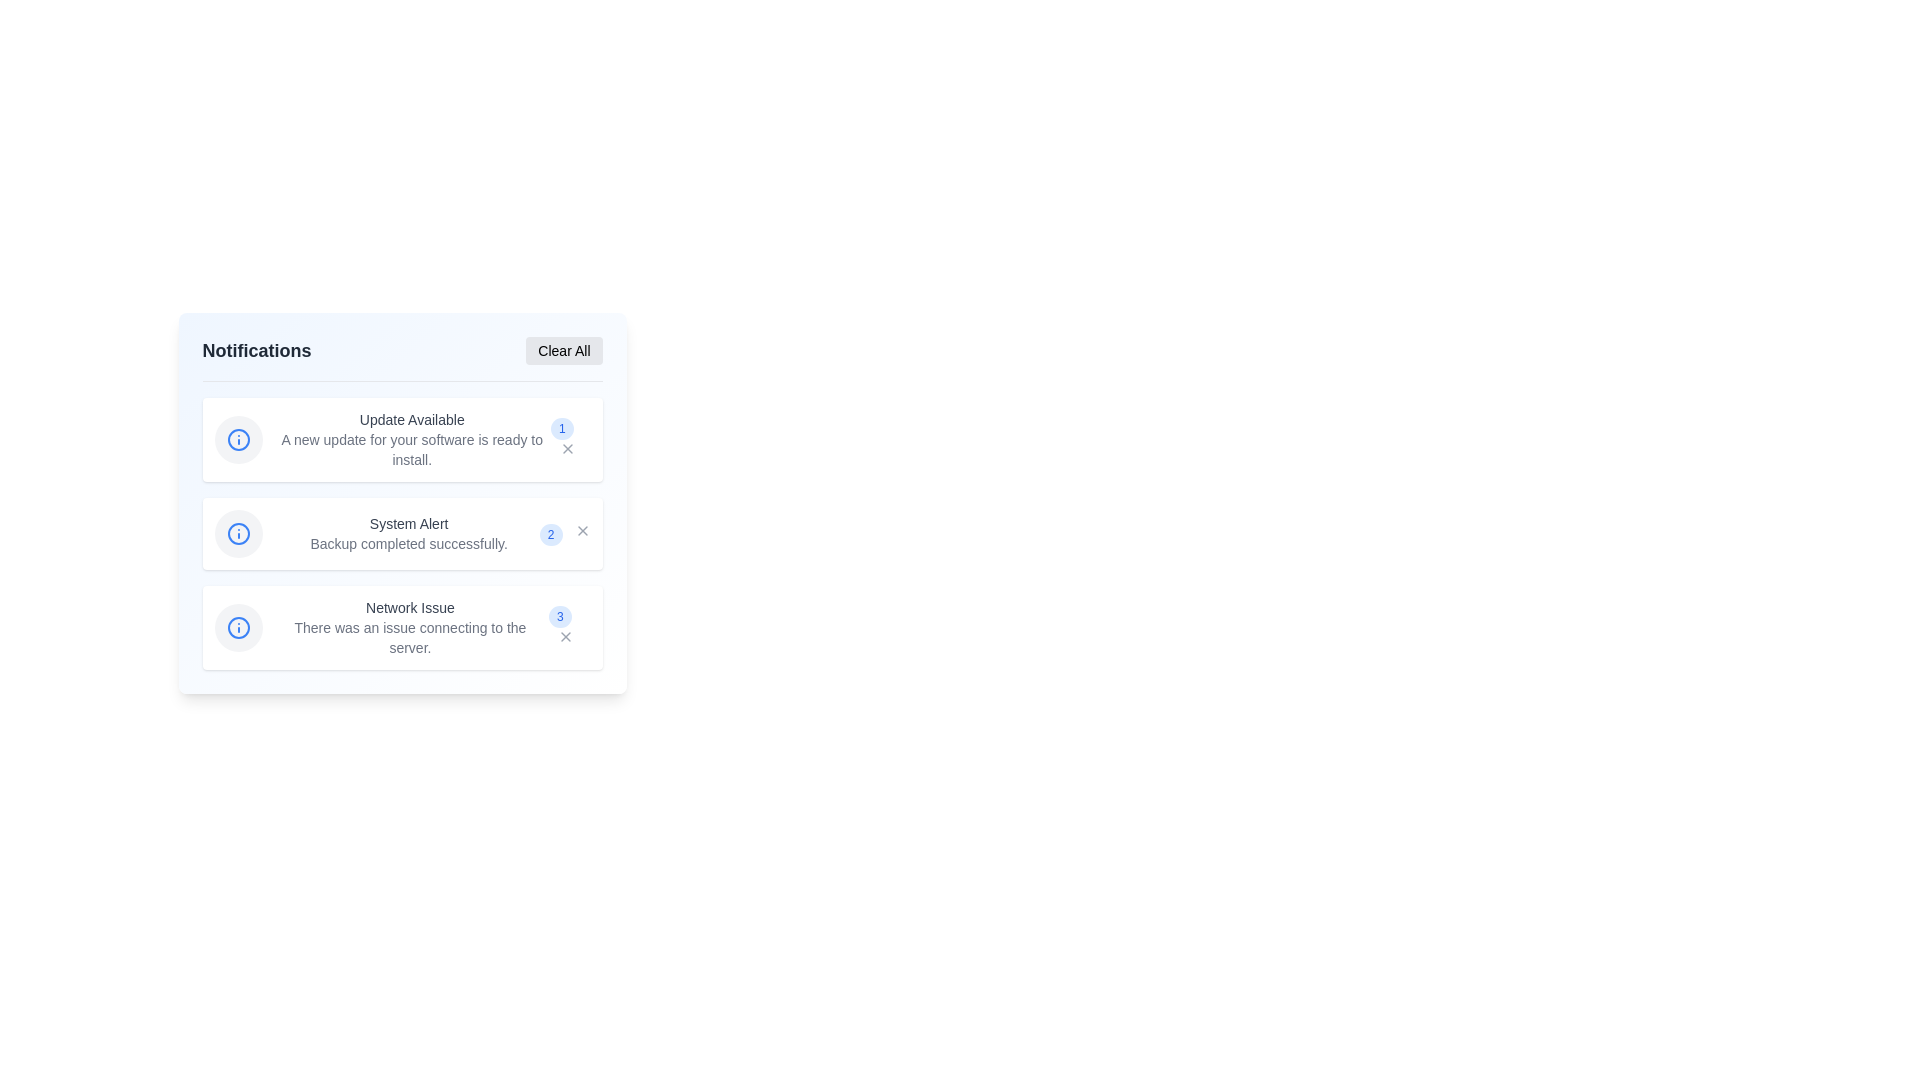 Image resolution: width=1920 pixels, height=1080 pixels. What do you see at coordinates (401, 532) in the screenshot?
I see `the second notification item in the Notification Card, which is located between 'Update Available' and 'Network Issue'` at bounding box center [401, 532].